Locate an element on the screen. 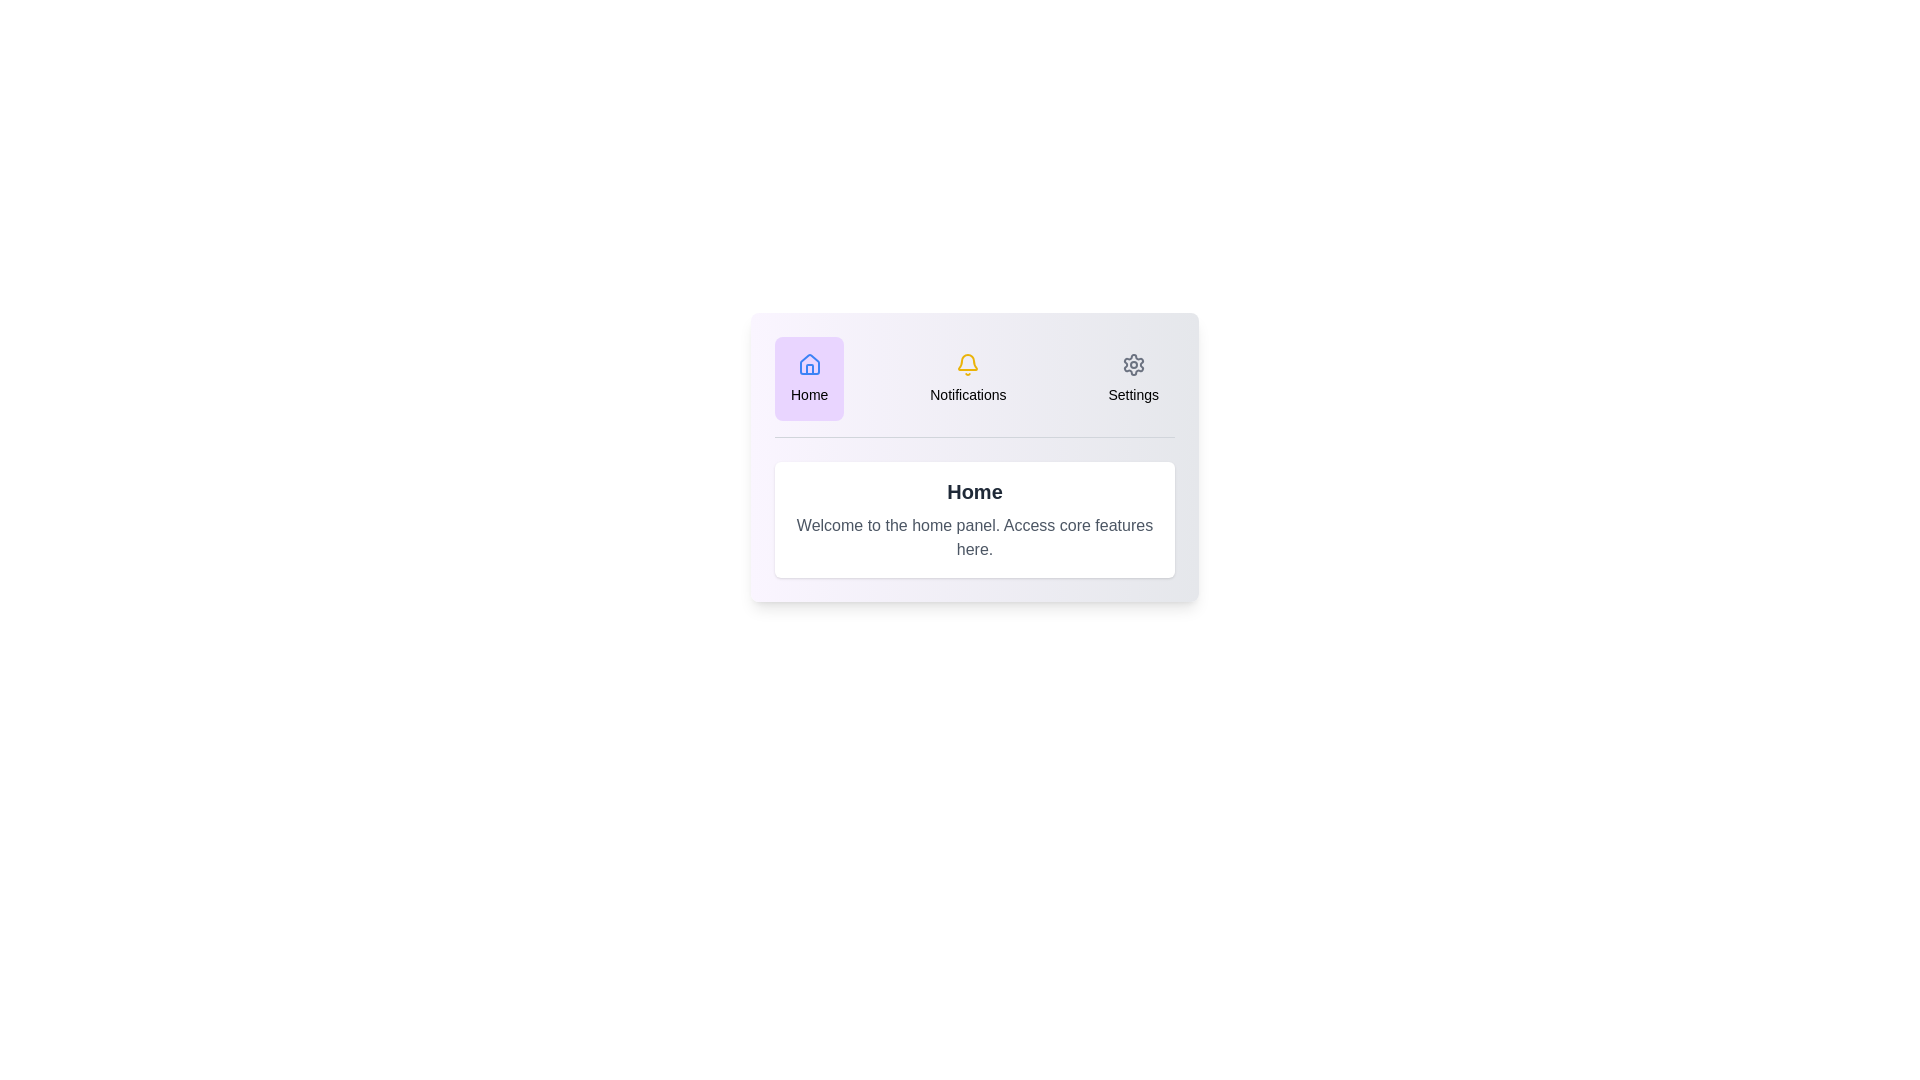  the Settings tab to switch views is located at coordinates (1133, 378).